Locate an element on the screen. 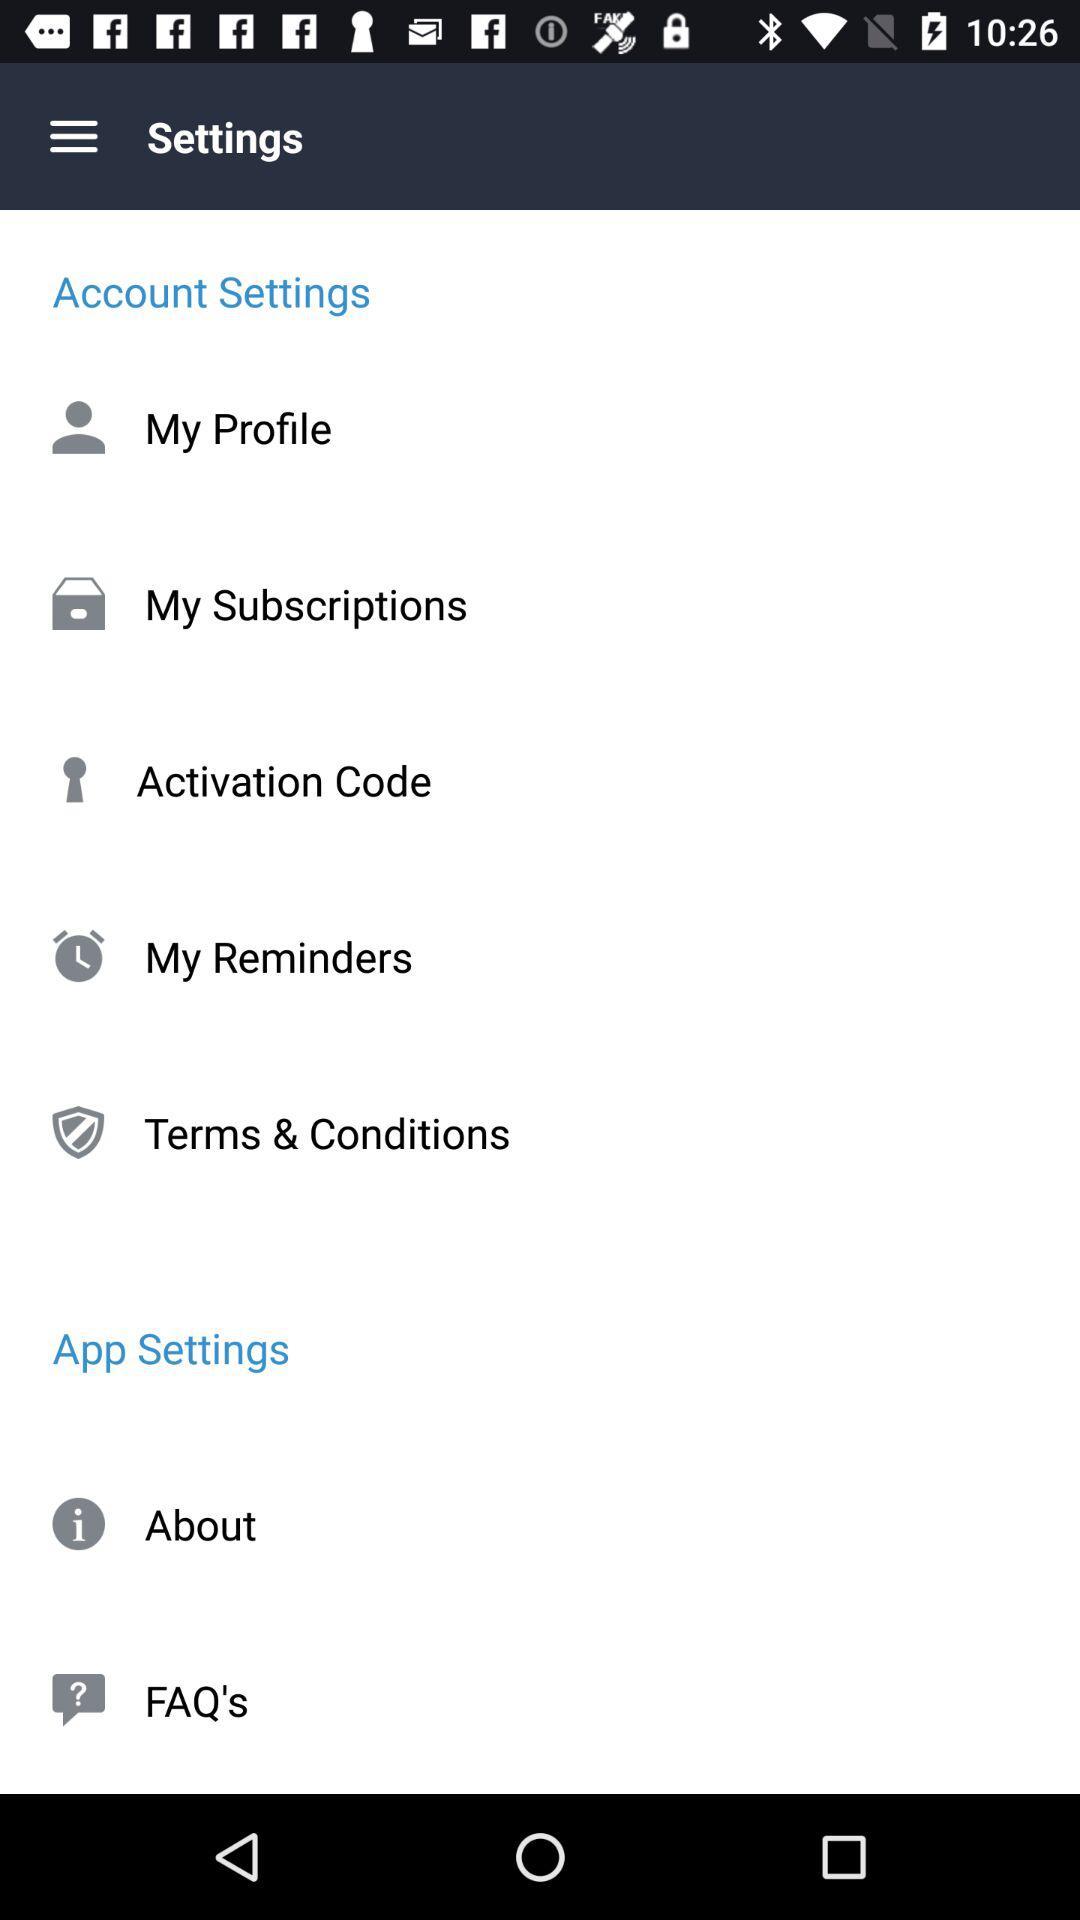 The width and height of the screenshot is (1080, 1920). item next to the settings is located at coordinates (72, 135).